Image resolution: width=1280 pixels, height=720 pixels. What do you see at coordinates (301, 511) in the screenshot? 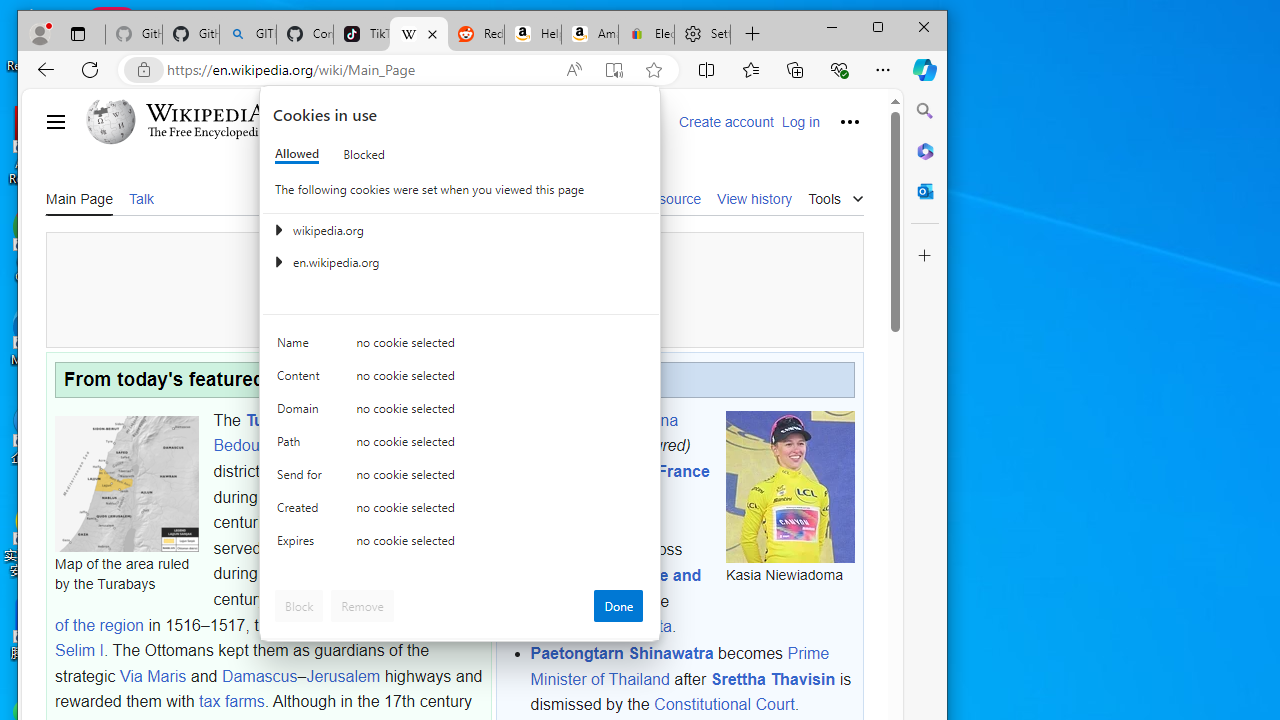
I see `'Created'` at bounding box center [301, 511].